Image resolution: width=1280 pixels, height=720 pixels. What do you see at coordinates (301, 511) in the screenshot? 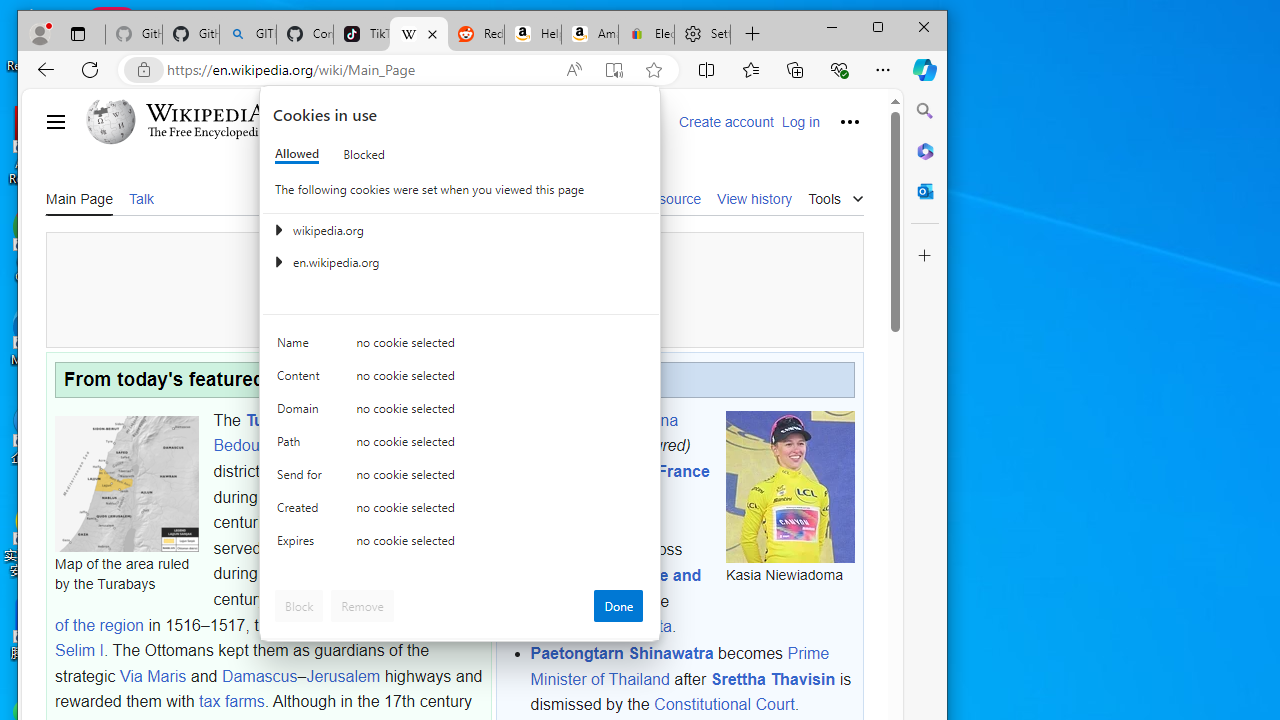
I see `'Created'` at bounding box center [301, 511].